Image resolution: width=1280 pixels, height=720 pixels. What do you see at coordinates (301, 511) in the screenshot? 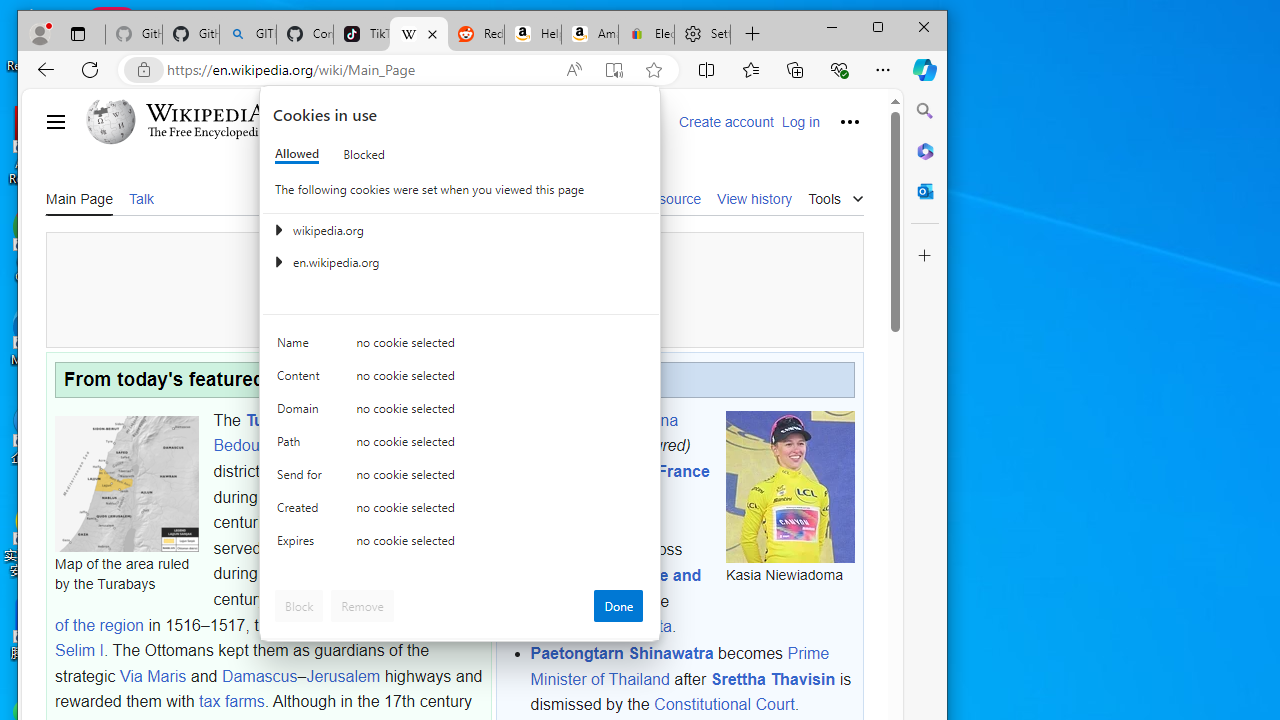
I see `'Created'` at bounding box center [301, 511].